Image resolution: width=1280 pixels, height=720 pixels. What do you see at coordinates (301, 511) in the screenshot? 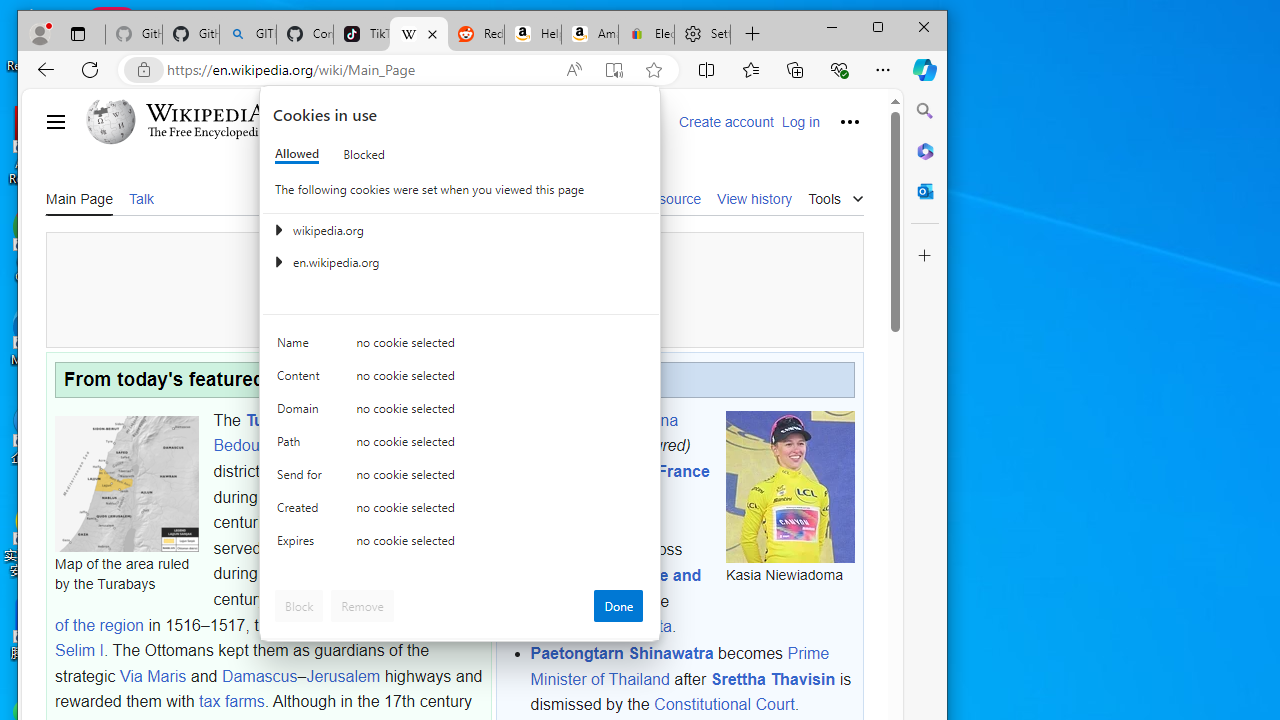
I see `'Created'` at bounding box center [301, 511].